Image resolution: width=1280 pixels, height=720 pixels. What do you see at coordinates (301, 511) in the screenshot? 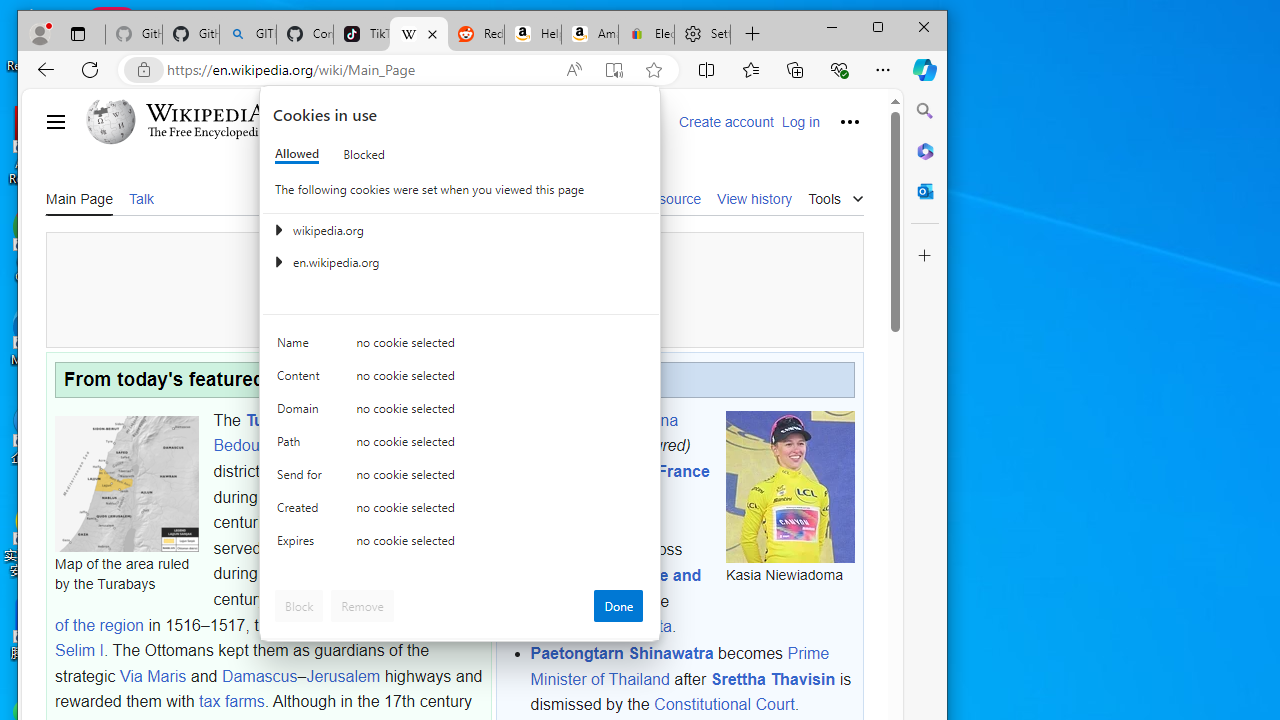
I see `'Created'` at bounding box center [301, 511].